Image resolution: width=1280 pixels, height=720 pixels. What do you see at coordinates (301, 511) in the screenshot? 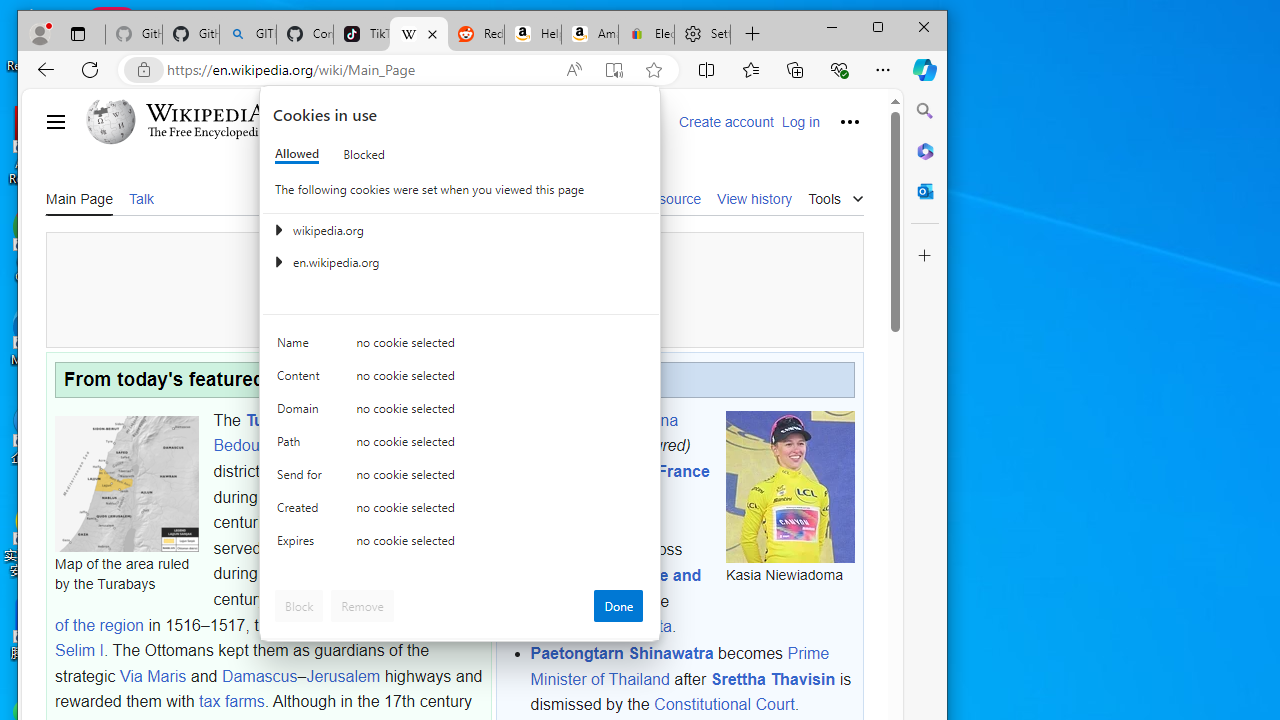
I see `'Created'` at bounding box center [301, 511].